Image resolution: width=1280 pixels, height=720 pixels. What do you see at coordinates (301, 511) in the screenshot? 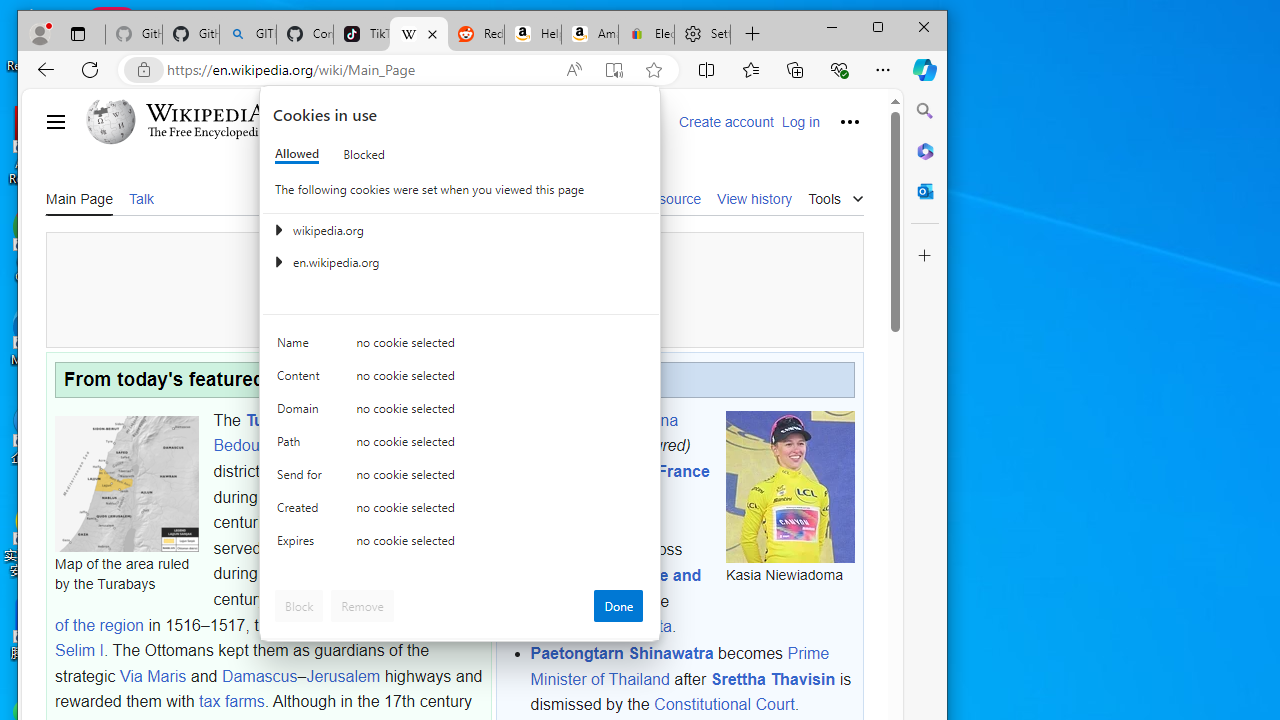
I see `'Created'` at bounding box center [301, 511].